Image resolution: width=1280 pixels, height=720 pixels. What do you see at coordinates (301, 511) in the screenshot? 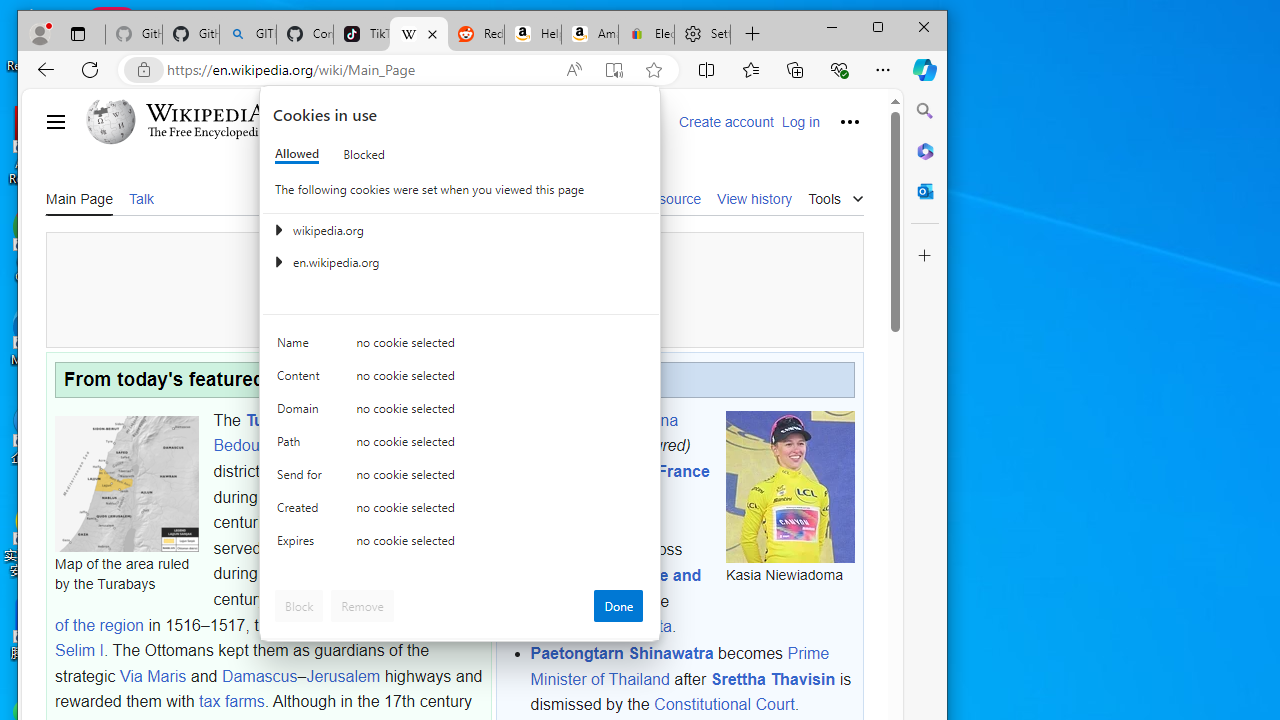
I see `'Created'` at bounding box center [301, 511].